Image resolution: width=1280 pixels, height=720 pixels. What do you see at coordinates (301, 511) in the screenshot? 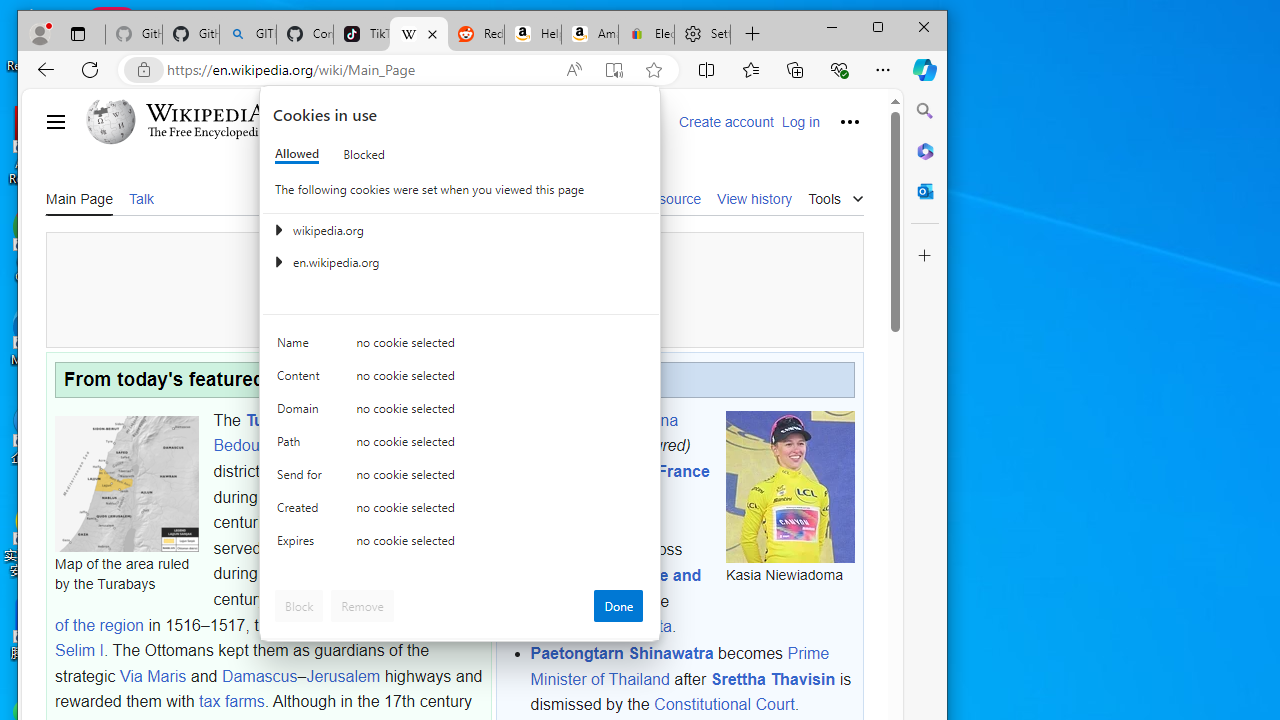
I see `'Created'` at bounding box center [301, 511].